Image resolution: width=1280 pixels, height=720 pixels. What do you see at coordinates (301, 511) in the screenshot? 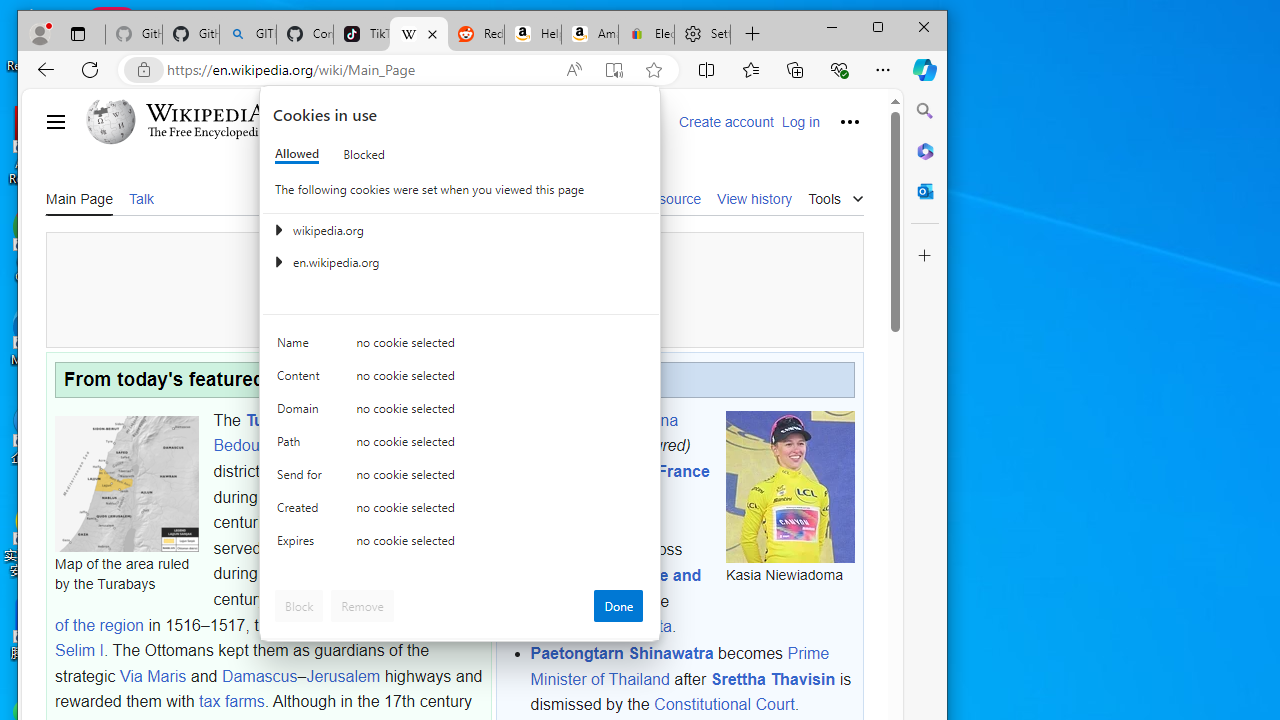
I see `'Created'` at bounding box center [301, 511].